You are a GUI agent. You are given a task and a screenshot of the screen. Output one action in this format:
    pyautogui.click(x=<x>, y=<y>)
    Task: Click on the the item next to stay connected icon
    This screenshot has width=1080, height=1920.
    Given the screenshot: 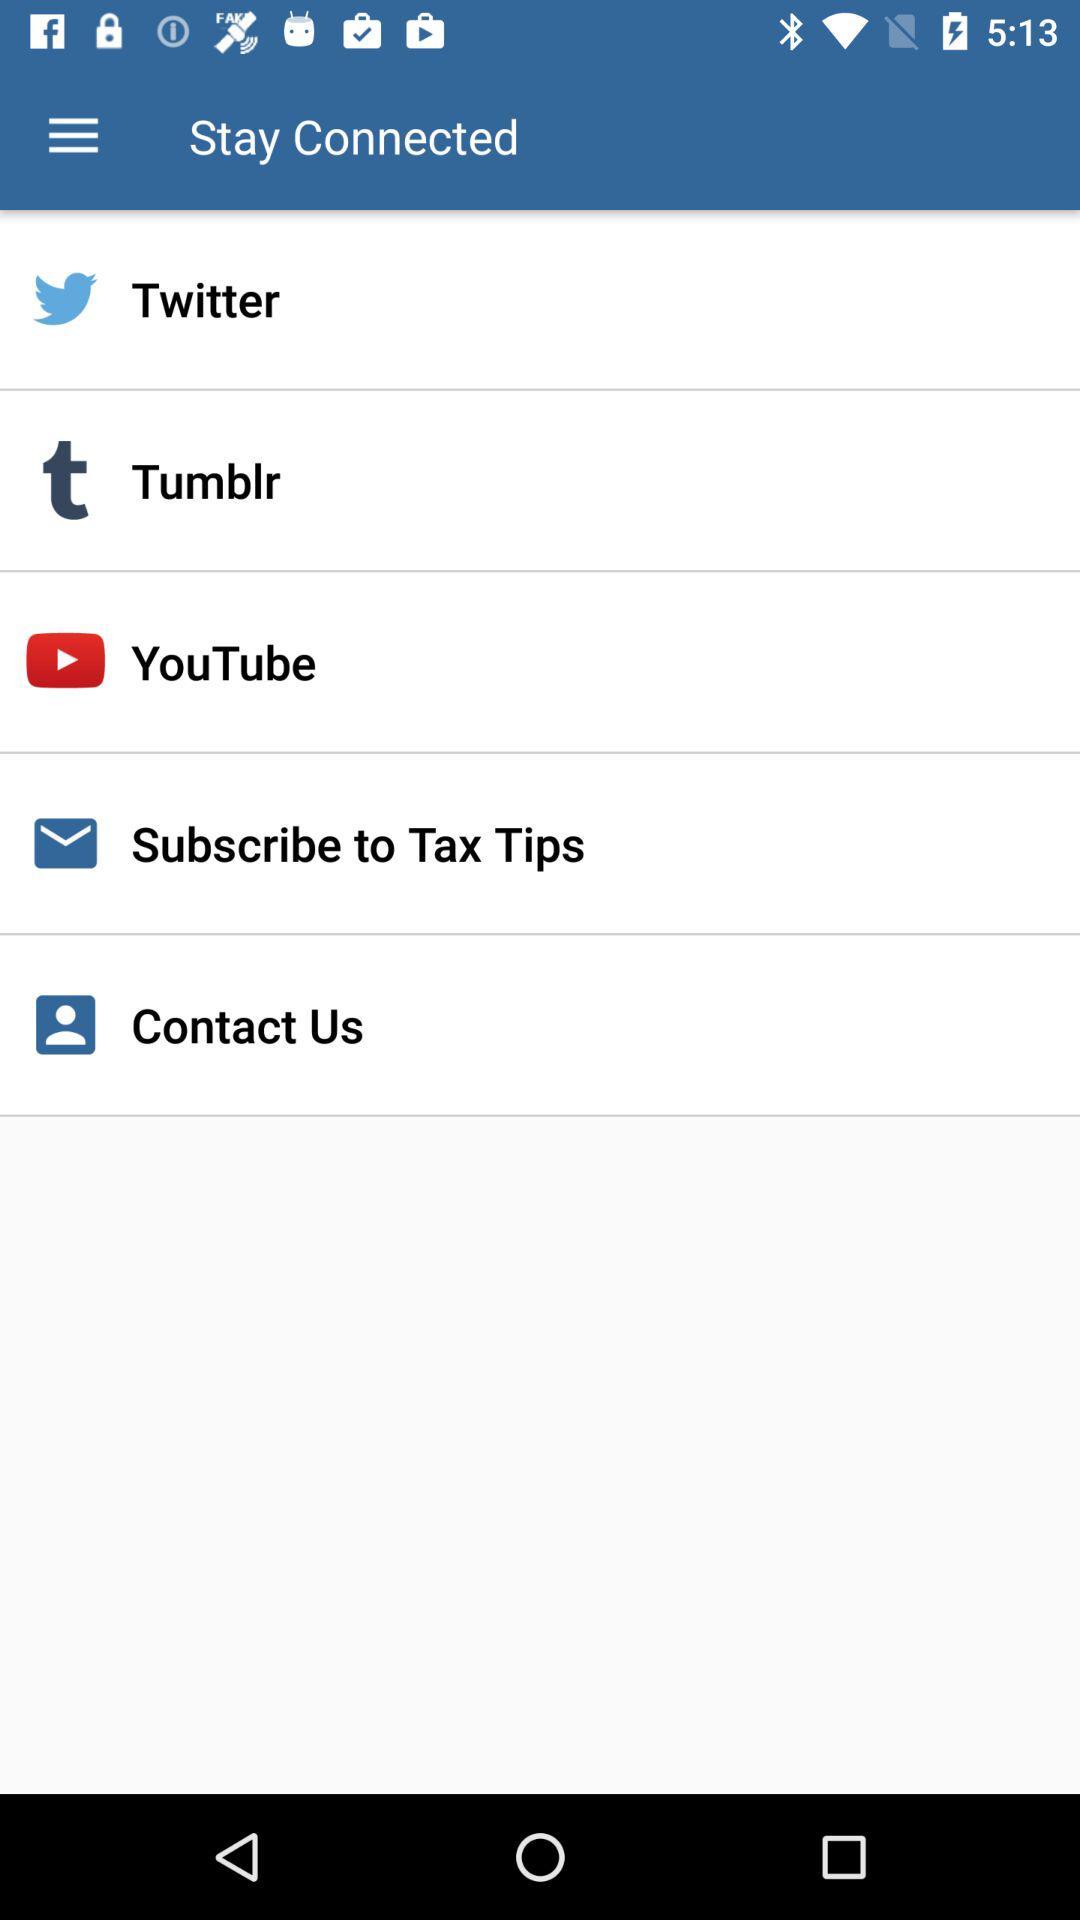 What is the action you would take?
    pyautogui.click(x=72, y=135)
    